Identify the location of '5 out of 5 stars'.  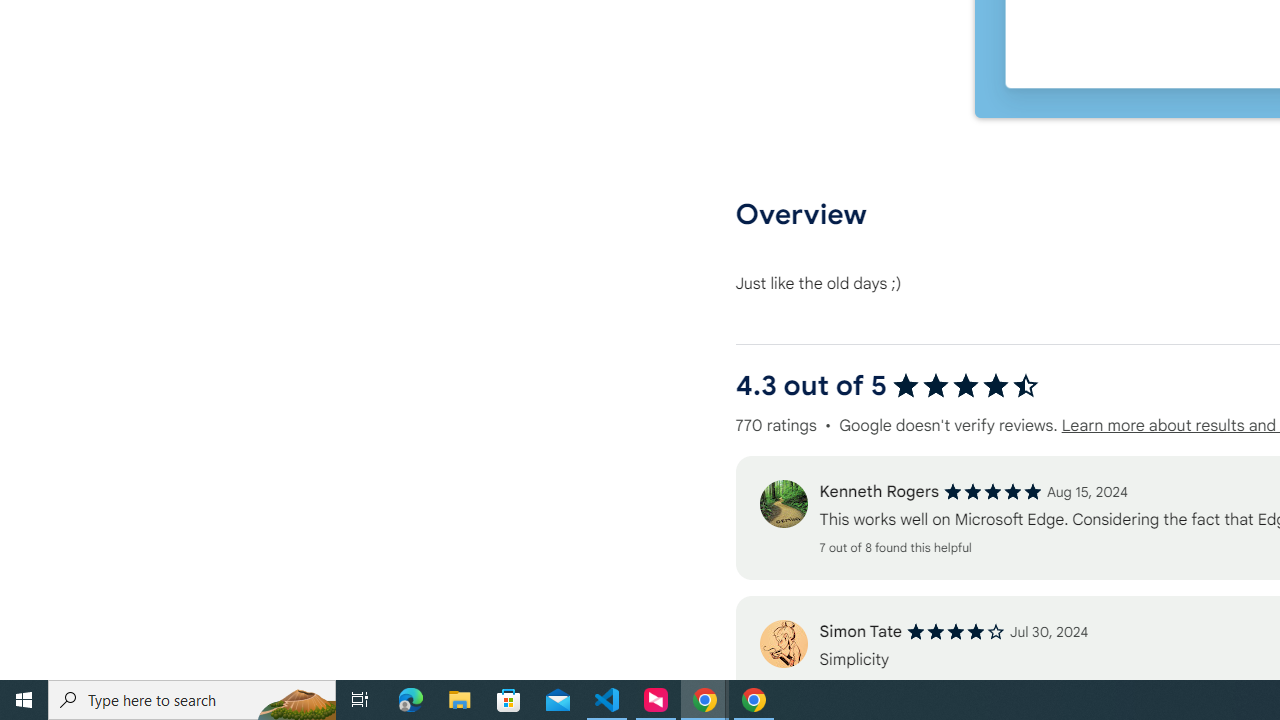
(992, 492).